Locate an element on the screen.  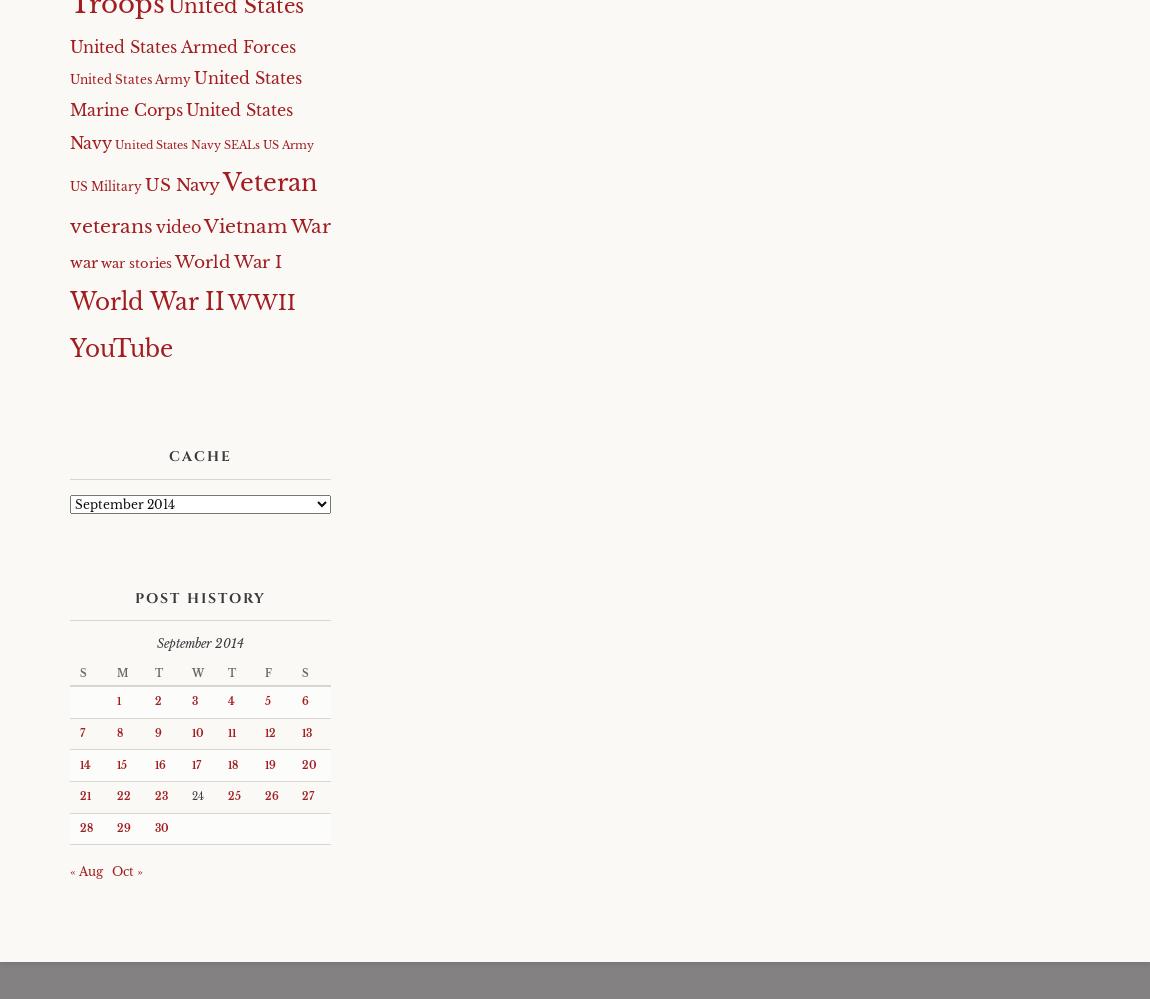
'Vietnam War' is located at coordinates (266, 225).